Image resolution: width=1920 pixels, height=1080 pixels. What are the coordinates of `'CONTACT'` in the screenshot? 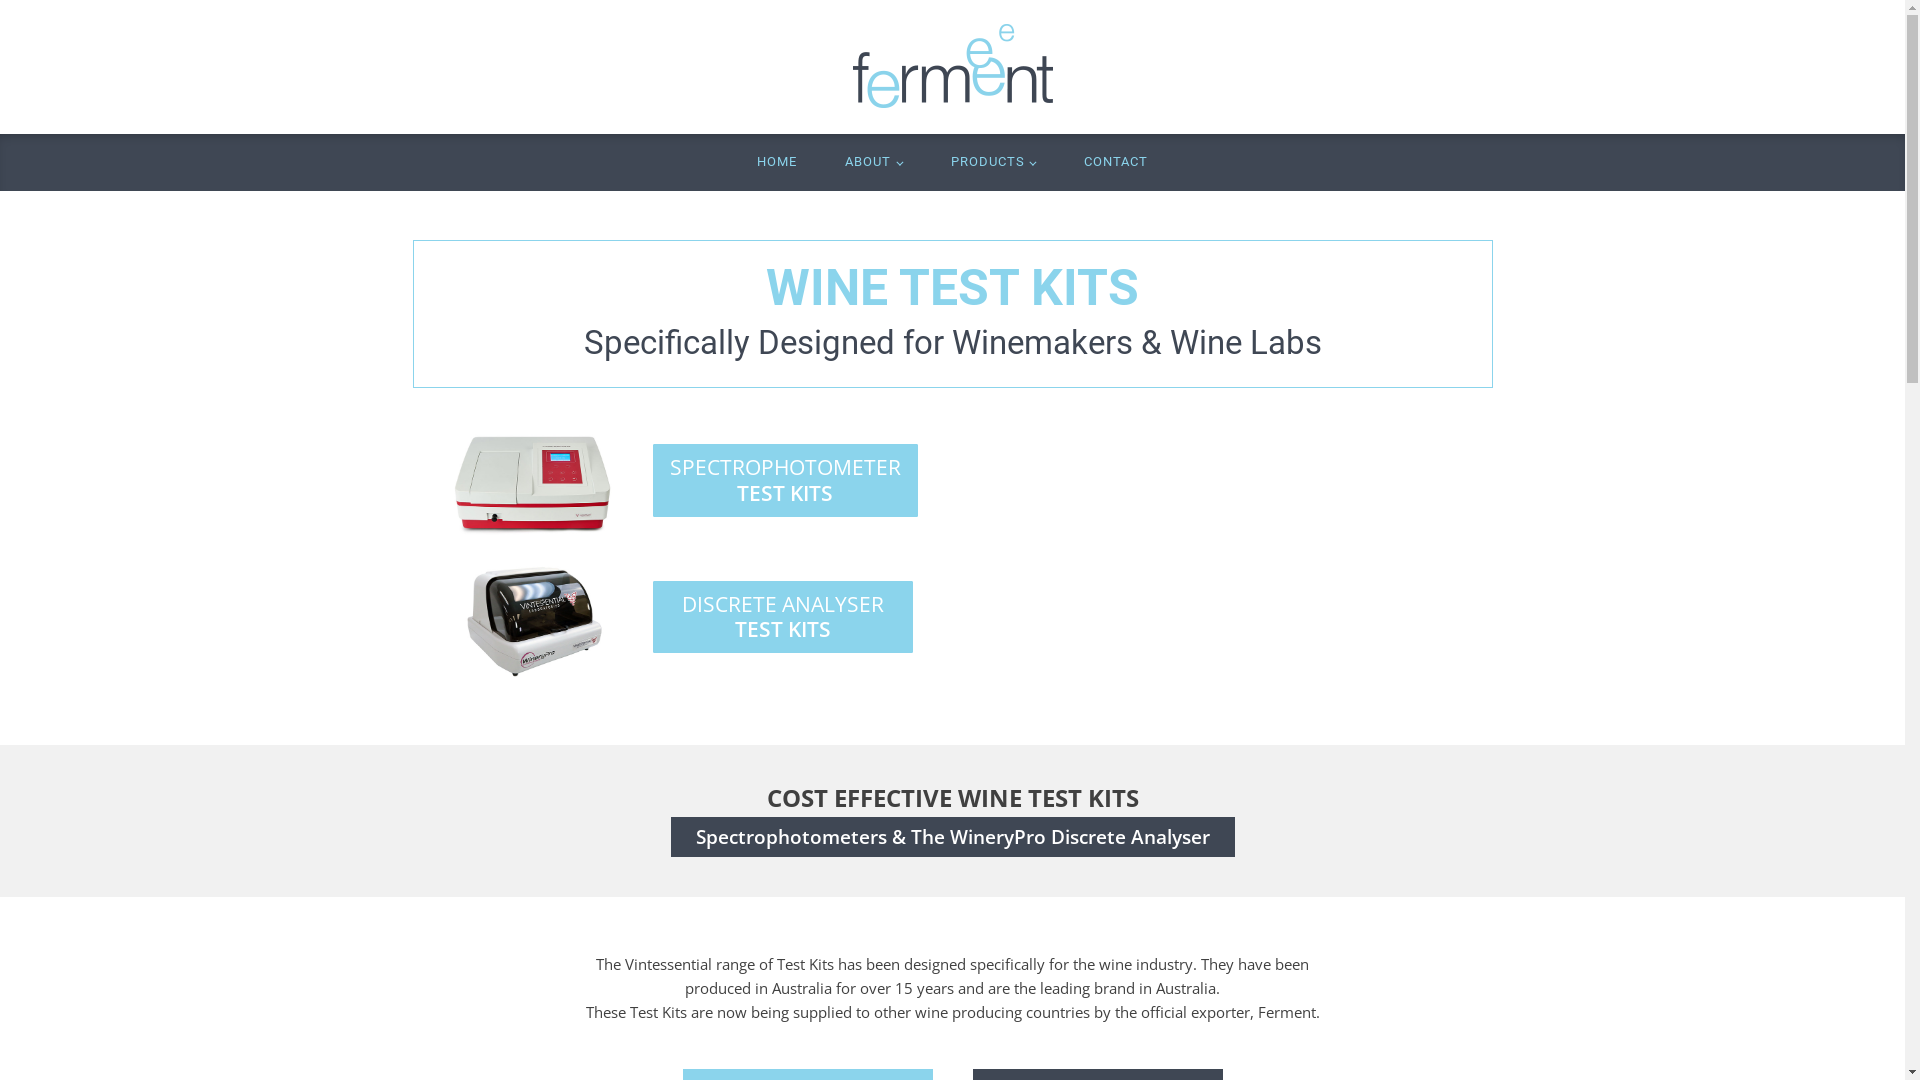 It's located at (1059, 161).